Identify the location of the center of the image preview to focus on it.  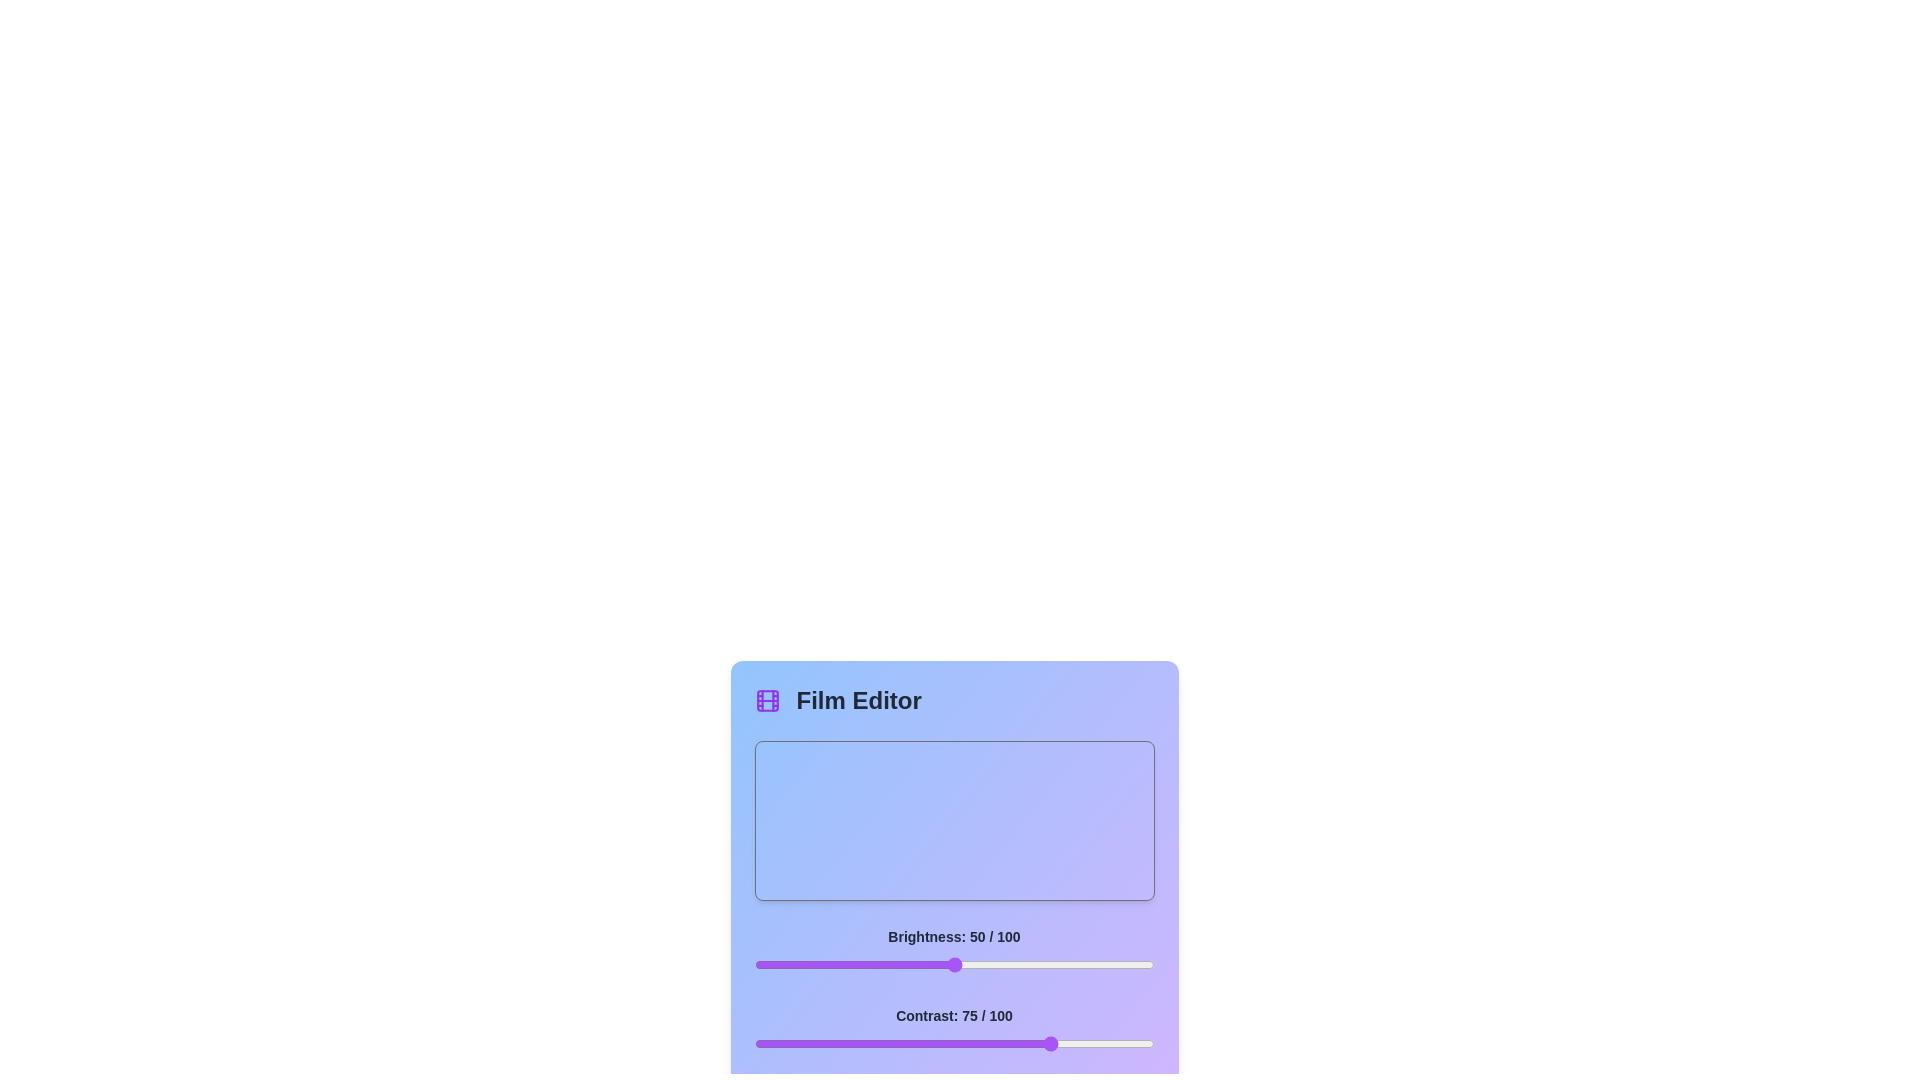
(953, 821).